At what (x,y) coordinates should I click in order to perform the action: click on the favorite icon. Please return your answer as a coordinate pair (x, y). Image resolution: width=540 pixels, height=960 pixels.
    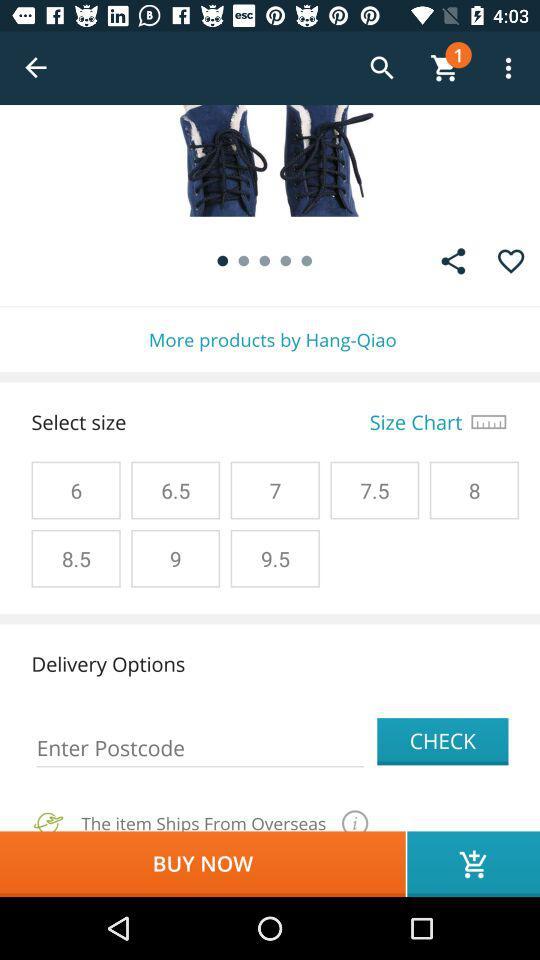
    Looking at the image, I should click on (511, 260).